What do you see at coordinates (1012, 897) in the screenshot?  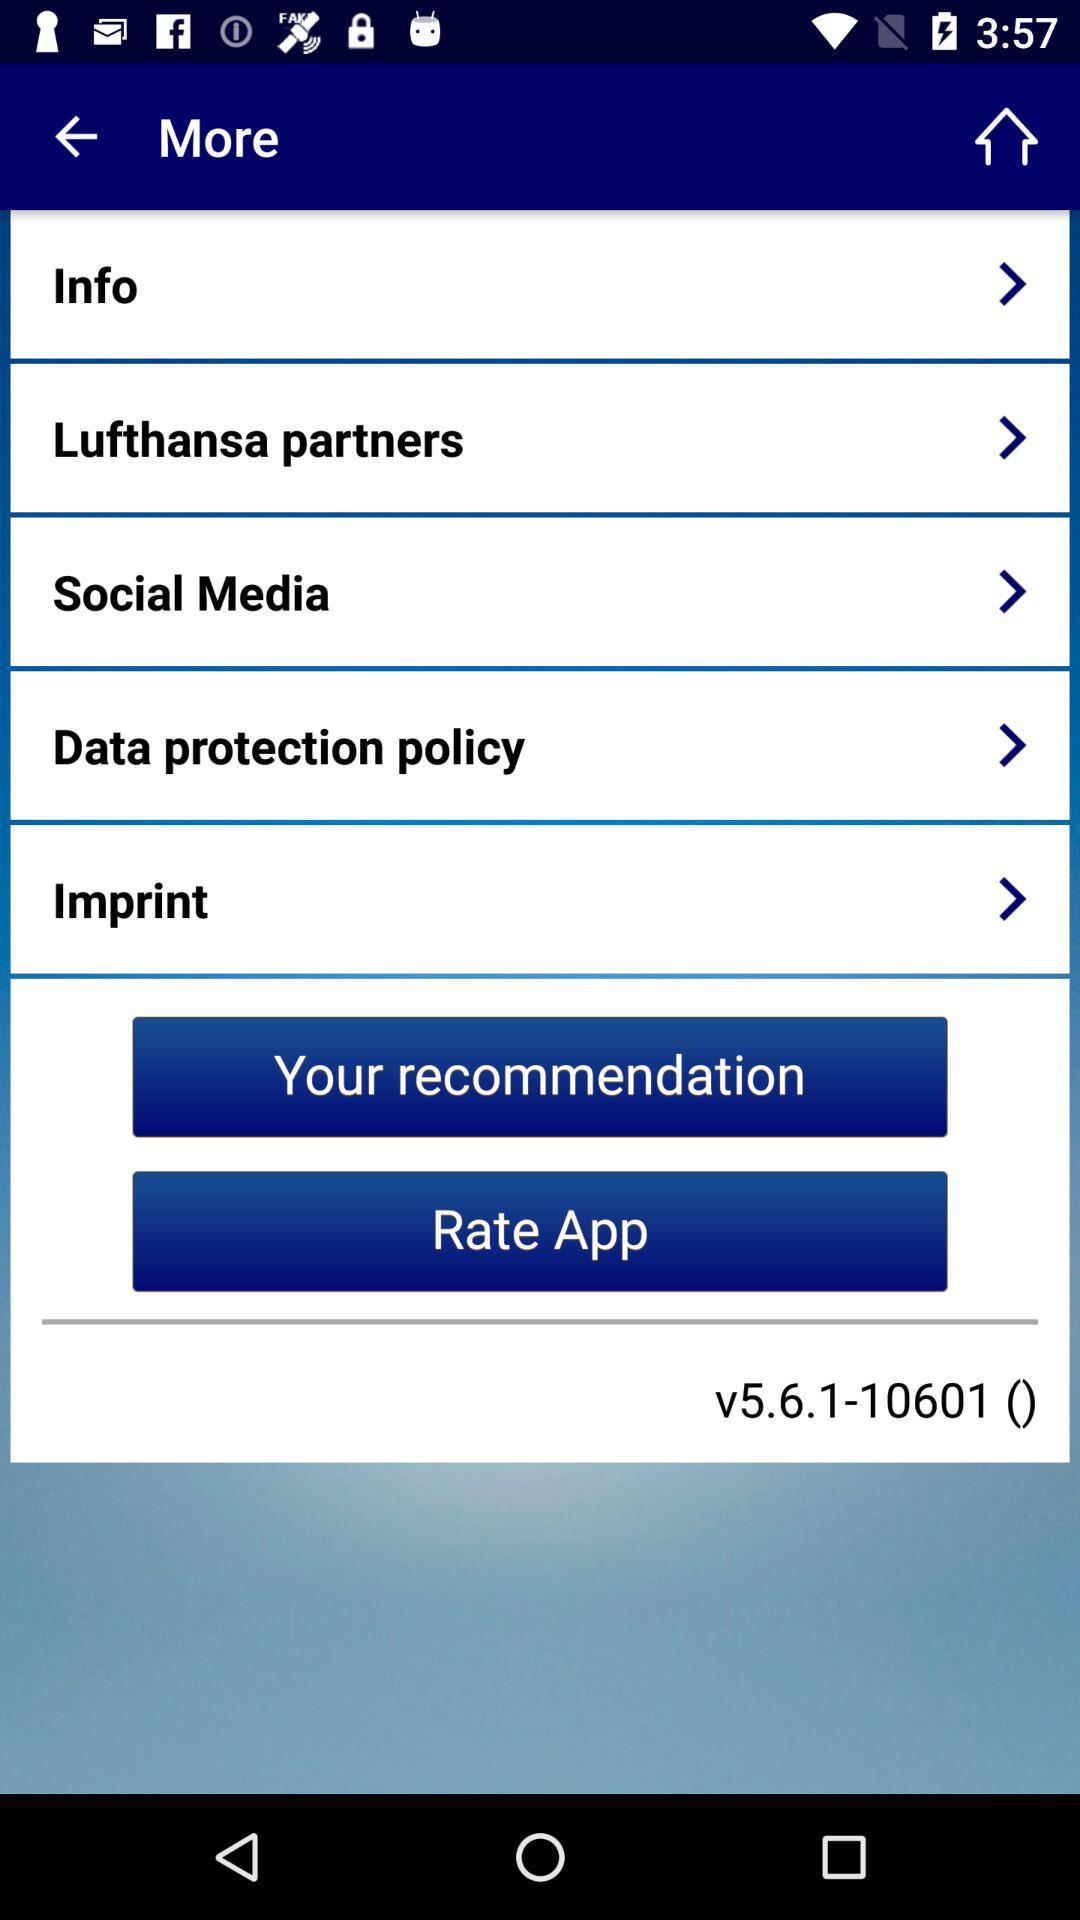 I see `the icon next to imprint icon` at bounding box center [1012, 897].